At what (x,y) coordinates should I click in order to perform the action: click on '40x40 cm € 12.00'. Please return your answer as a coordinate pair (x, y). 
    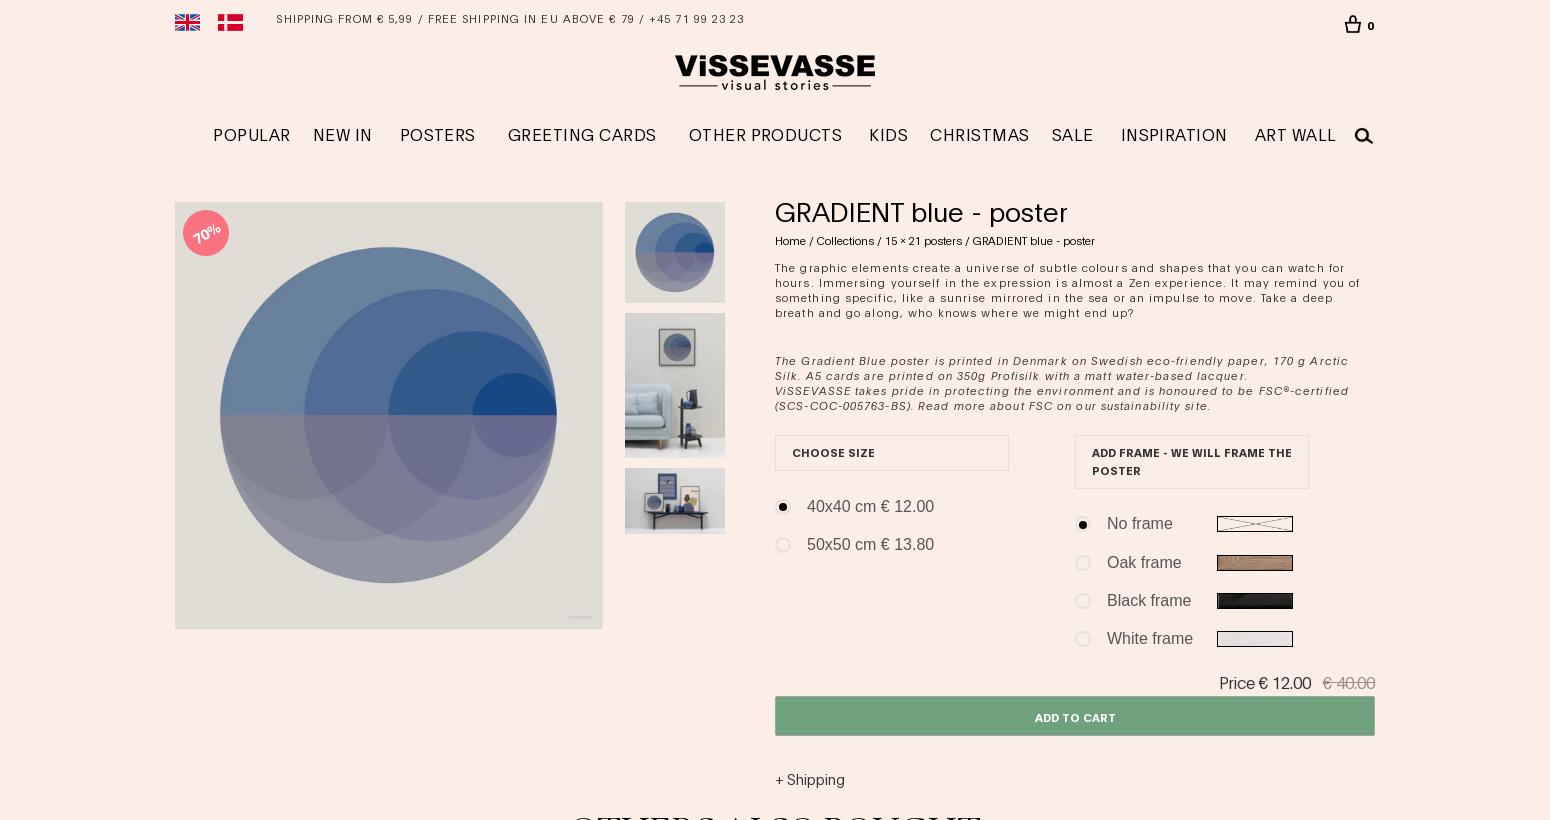
    Looking at the image, I should click on (870, 505).